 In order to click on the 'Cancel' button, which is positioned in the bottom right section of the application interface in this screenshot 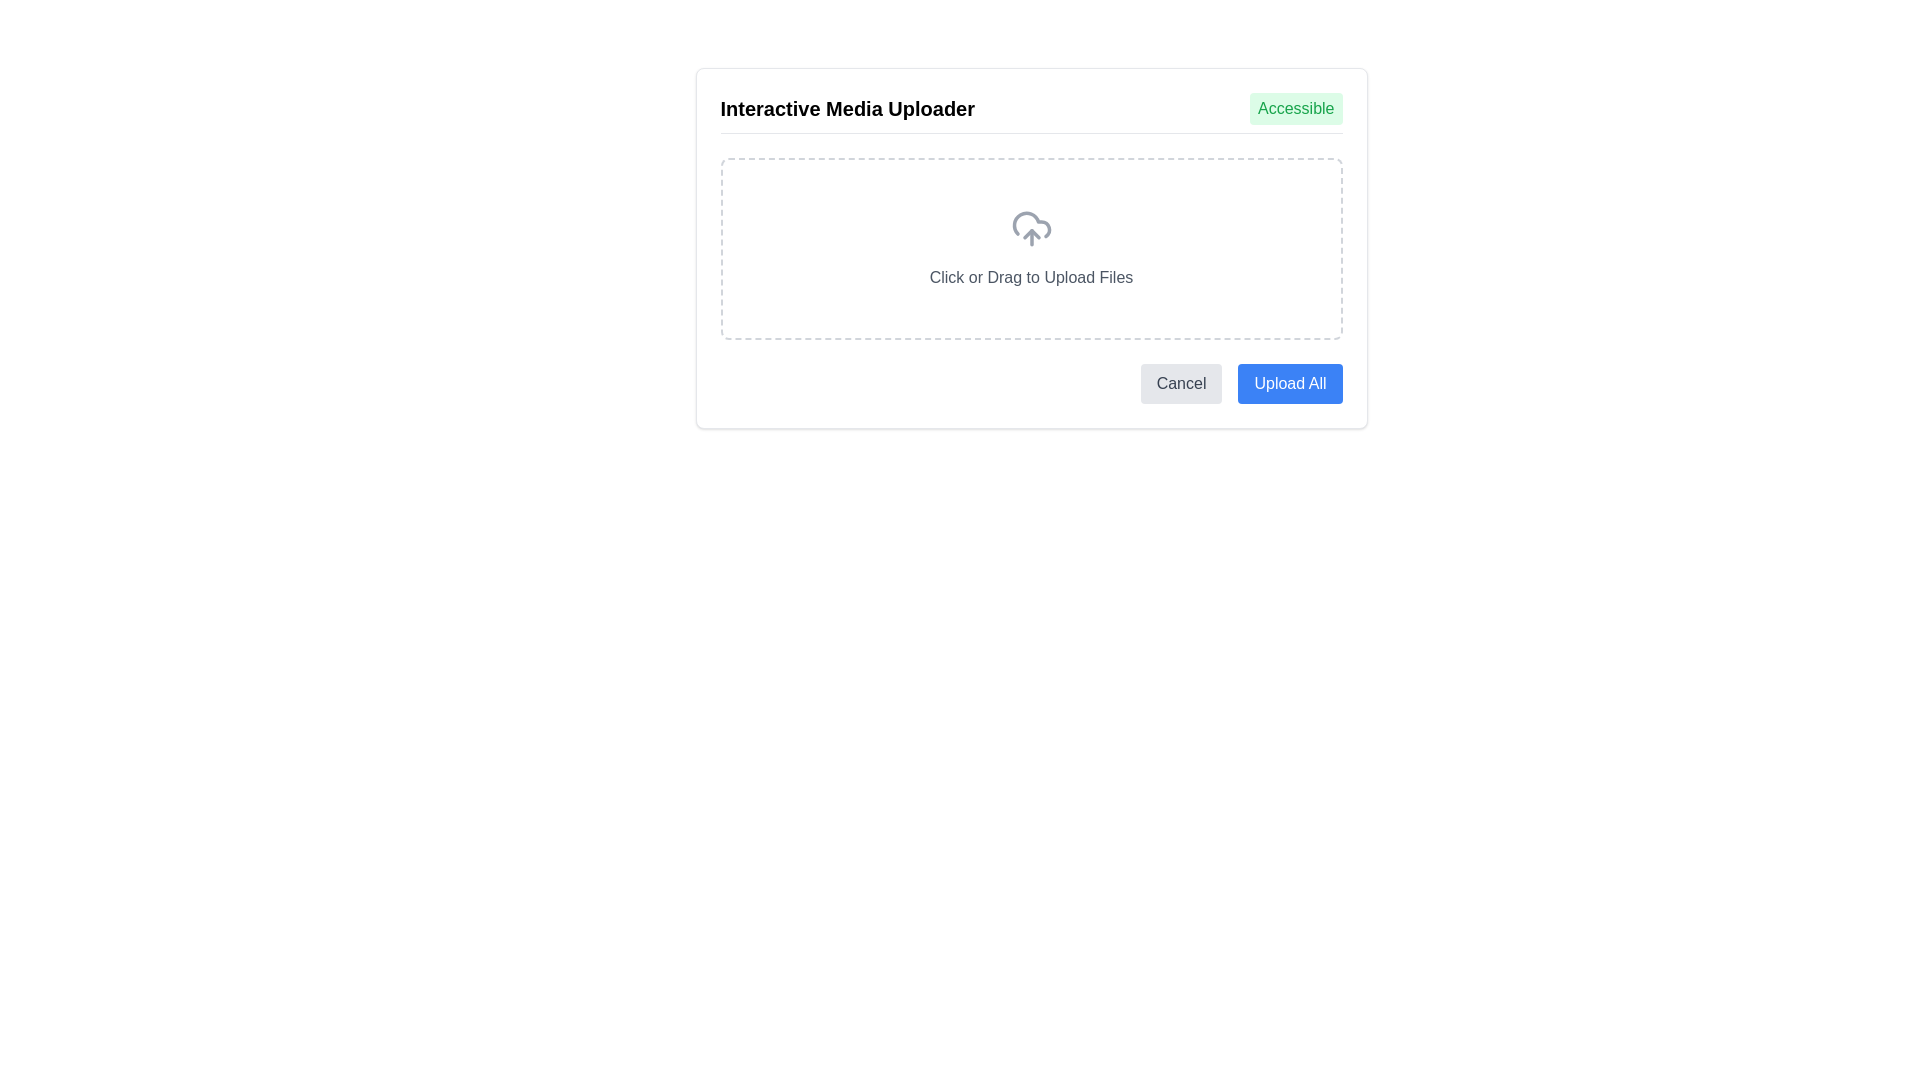, I will do `click(1181, 384)`.